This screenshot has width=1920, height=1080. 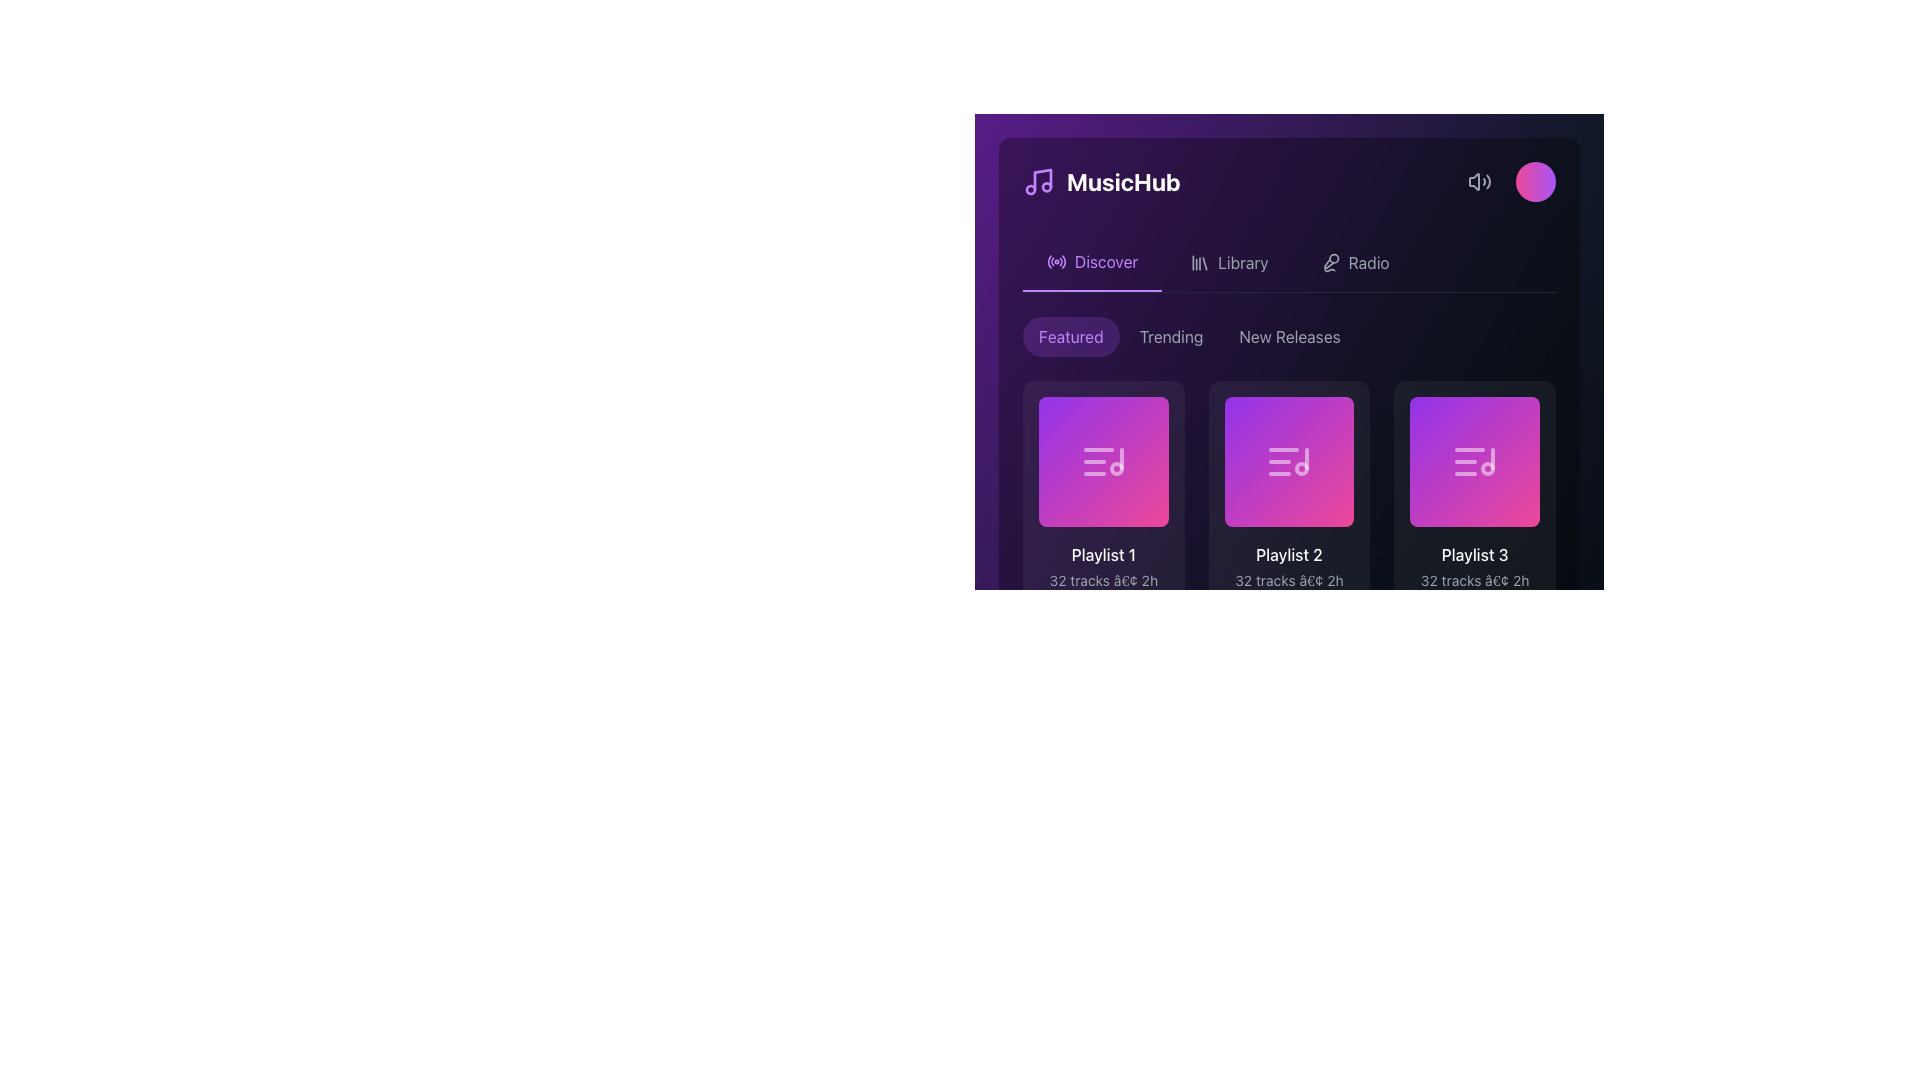 What do you see at coordinates (1289, 589) in the screenshot?
I see `the Text Label element displaying '32 tracks • 2h 15m' located beneath 'Playlist 2'` at bounding box center [1289, 589].